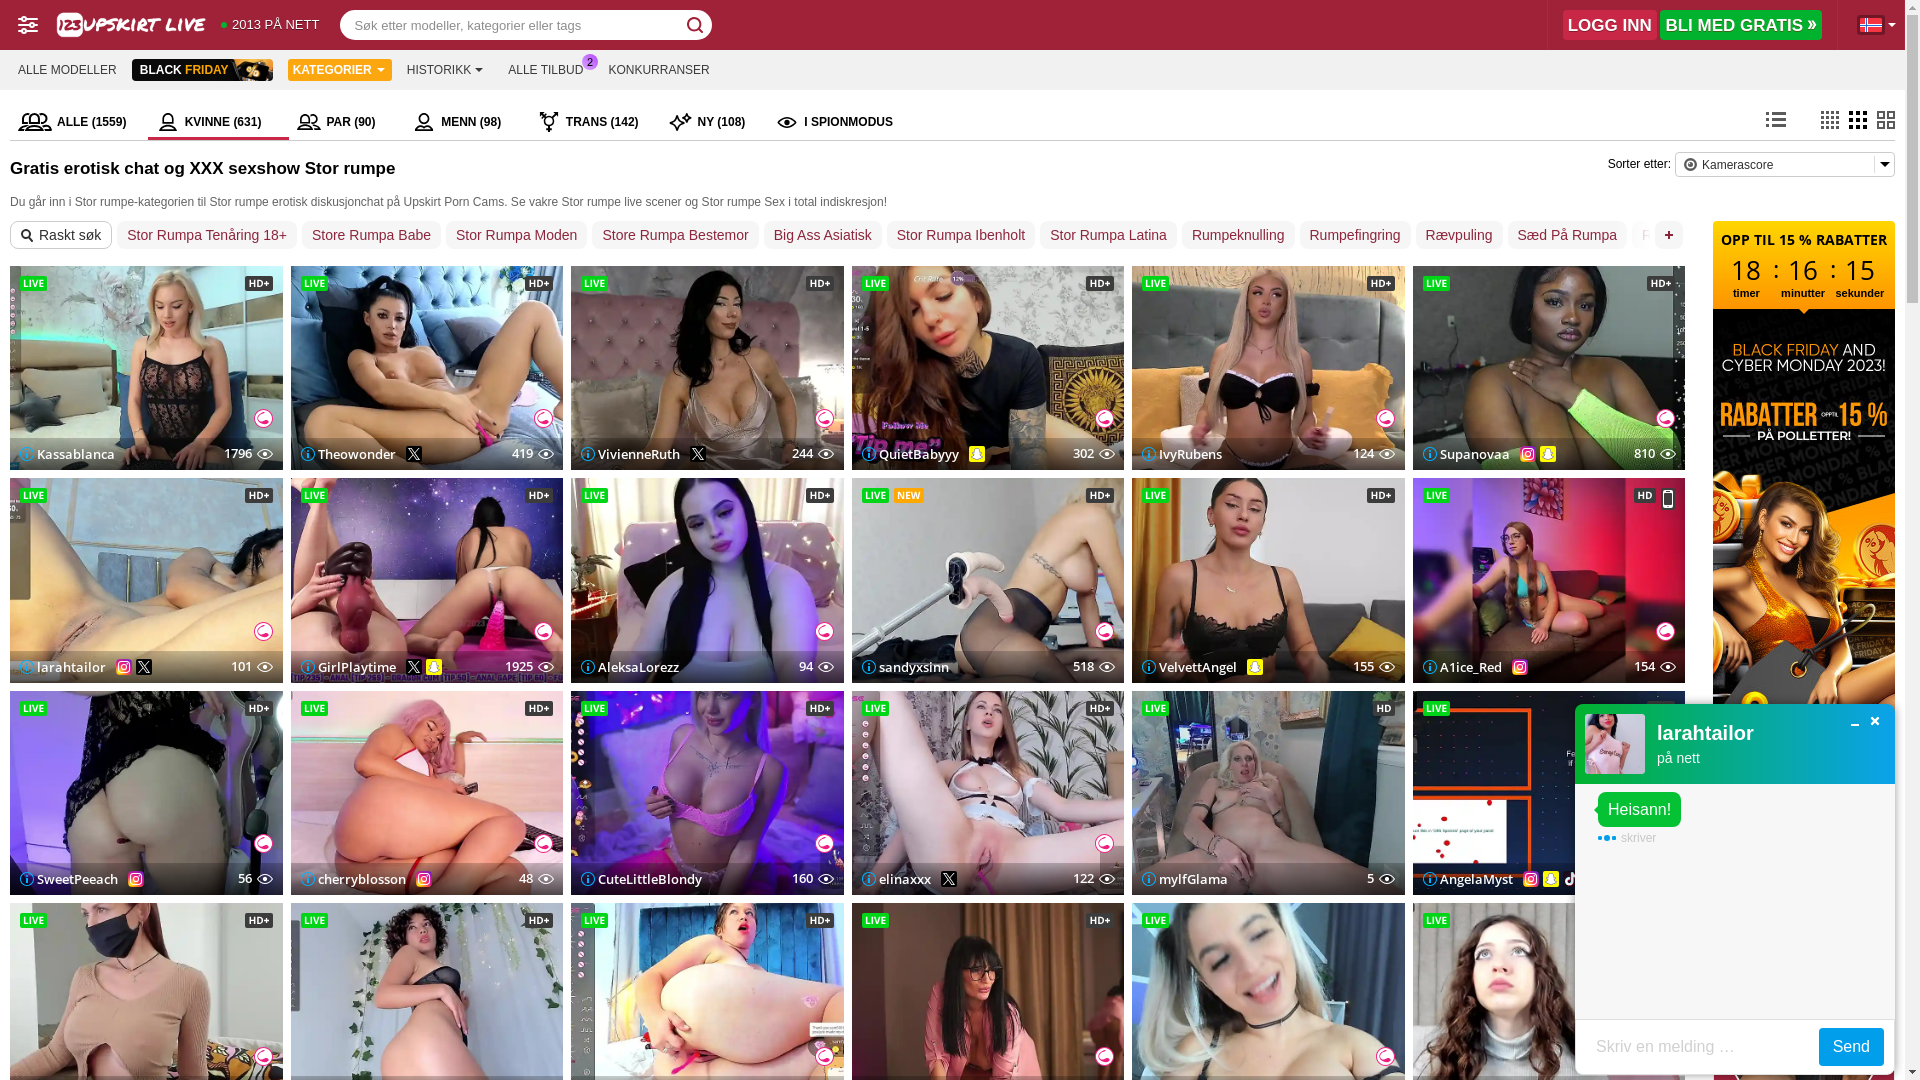  I want to click on 'ALLE TILBUD', so click(545, 68).